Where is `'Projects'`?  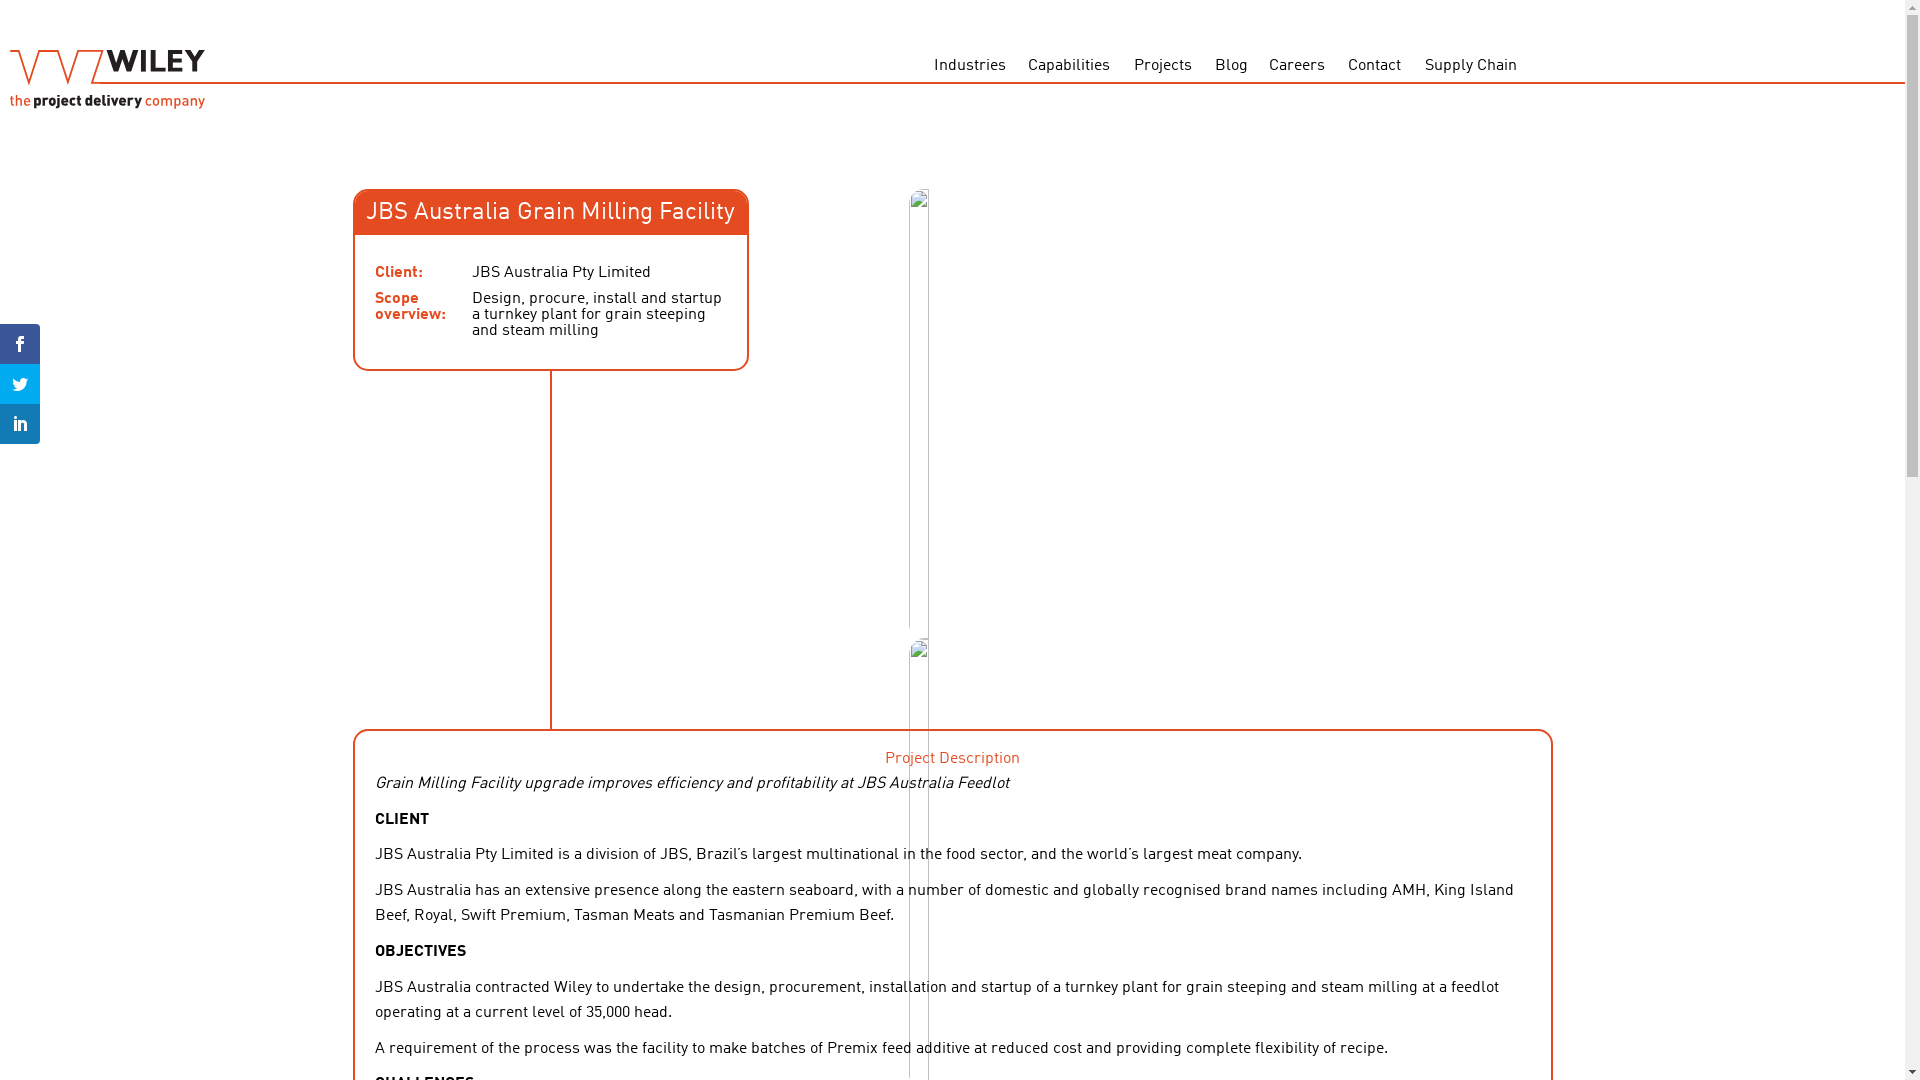 'Projects' is located at coordinates (1164, 65).